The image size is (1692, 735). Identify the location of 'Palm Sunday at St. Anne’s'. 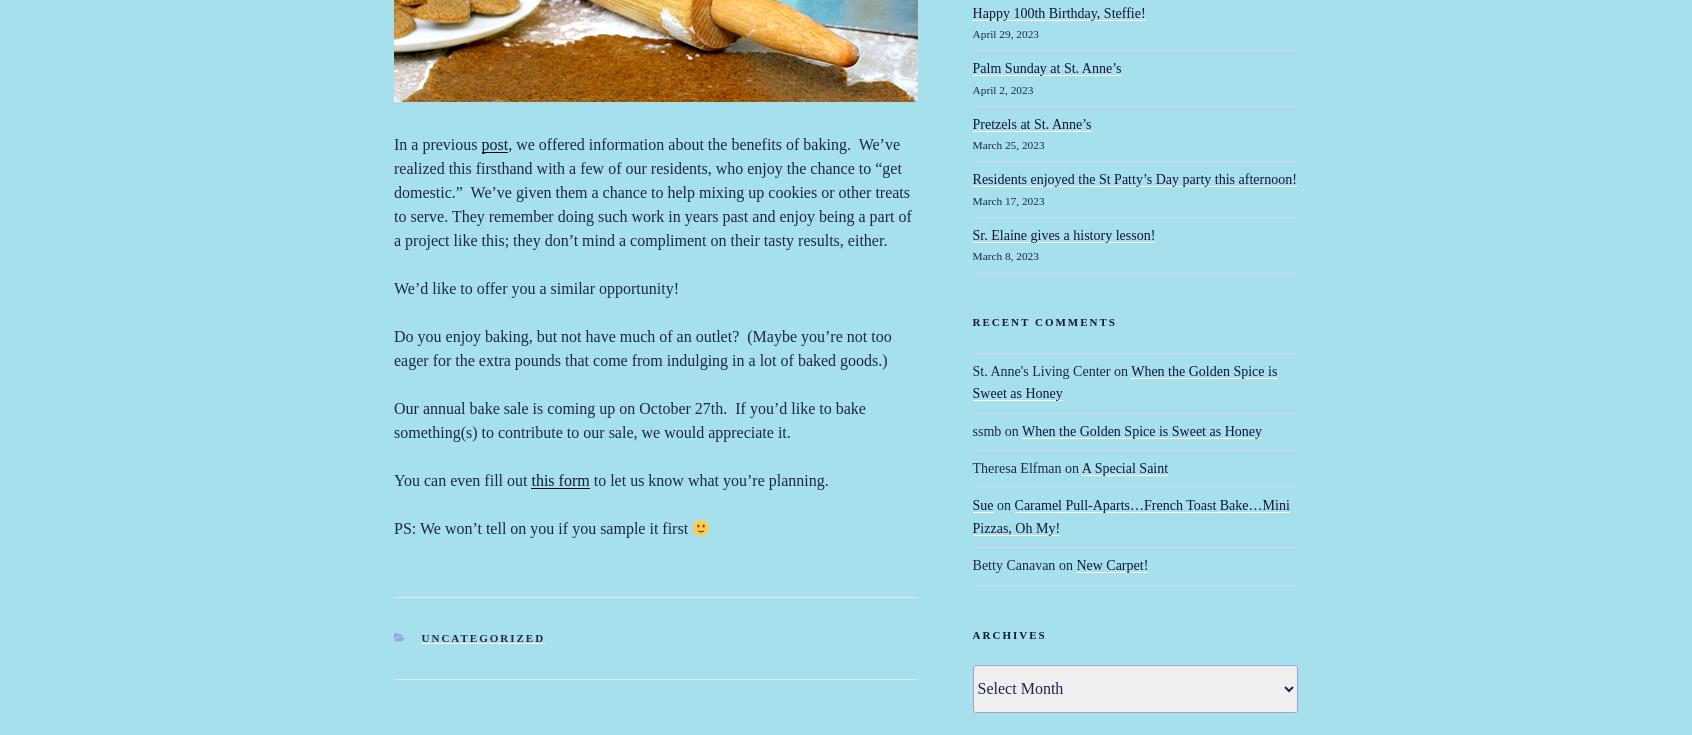
(1045, 68).